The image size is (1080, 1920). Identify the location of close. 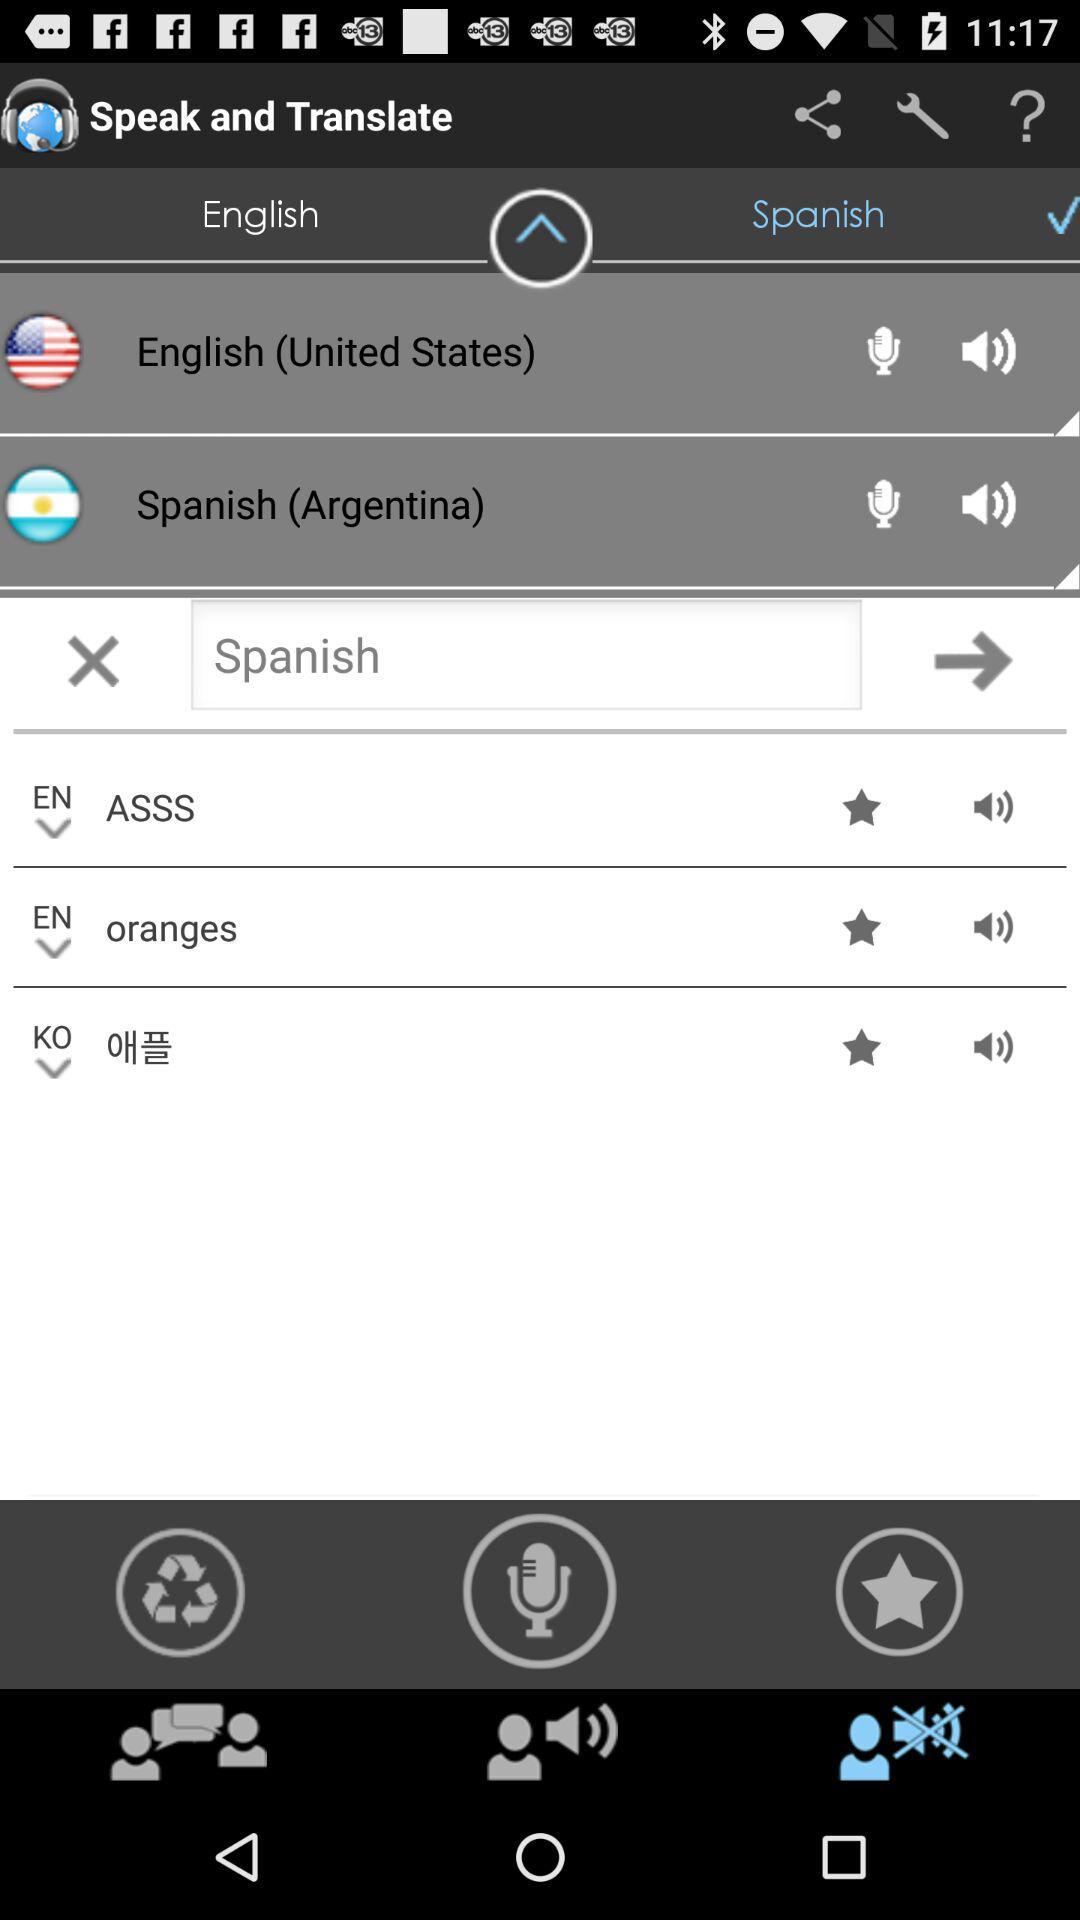
(92, 660).